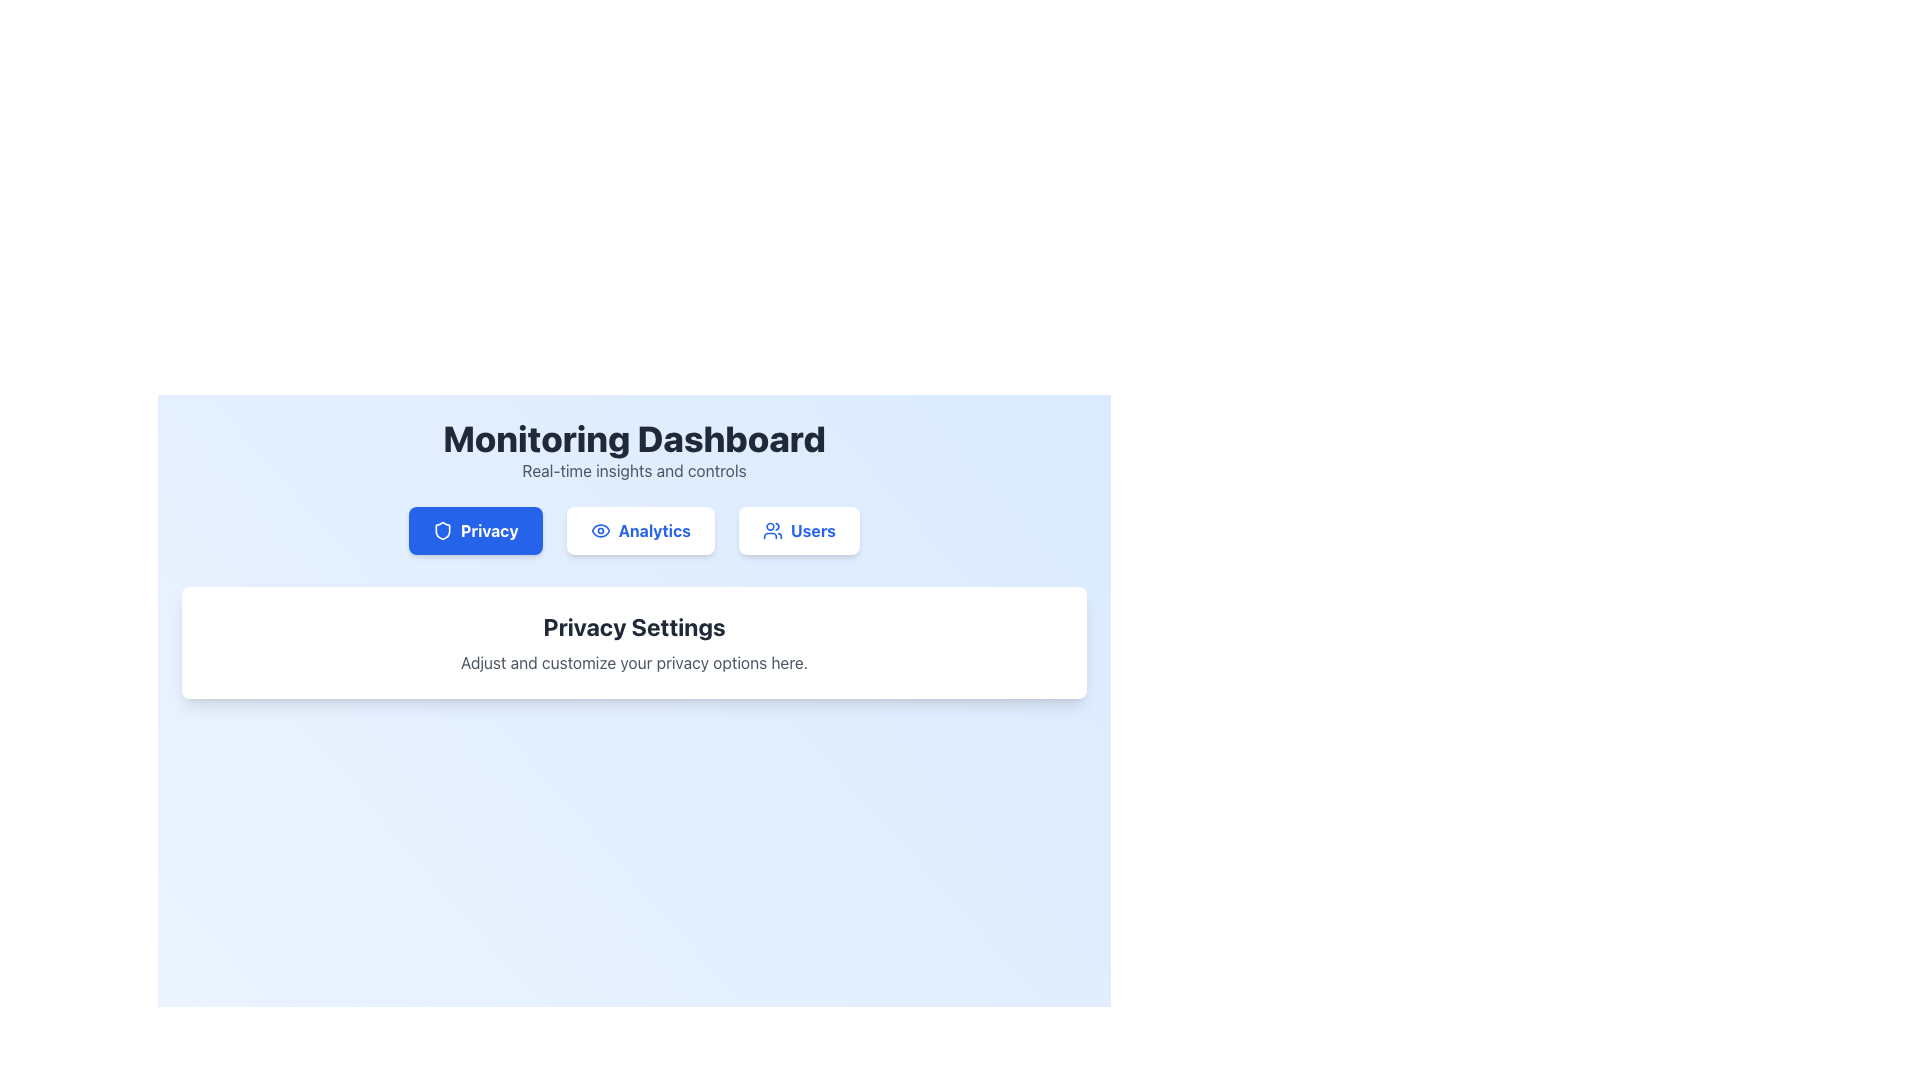  I want to click on the Group of Texts element that presents the header and supporting description for the privacy settings section, located below the navigation buttons, so click(633, 643).